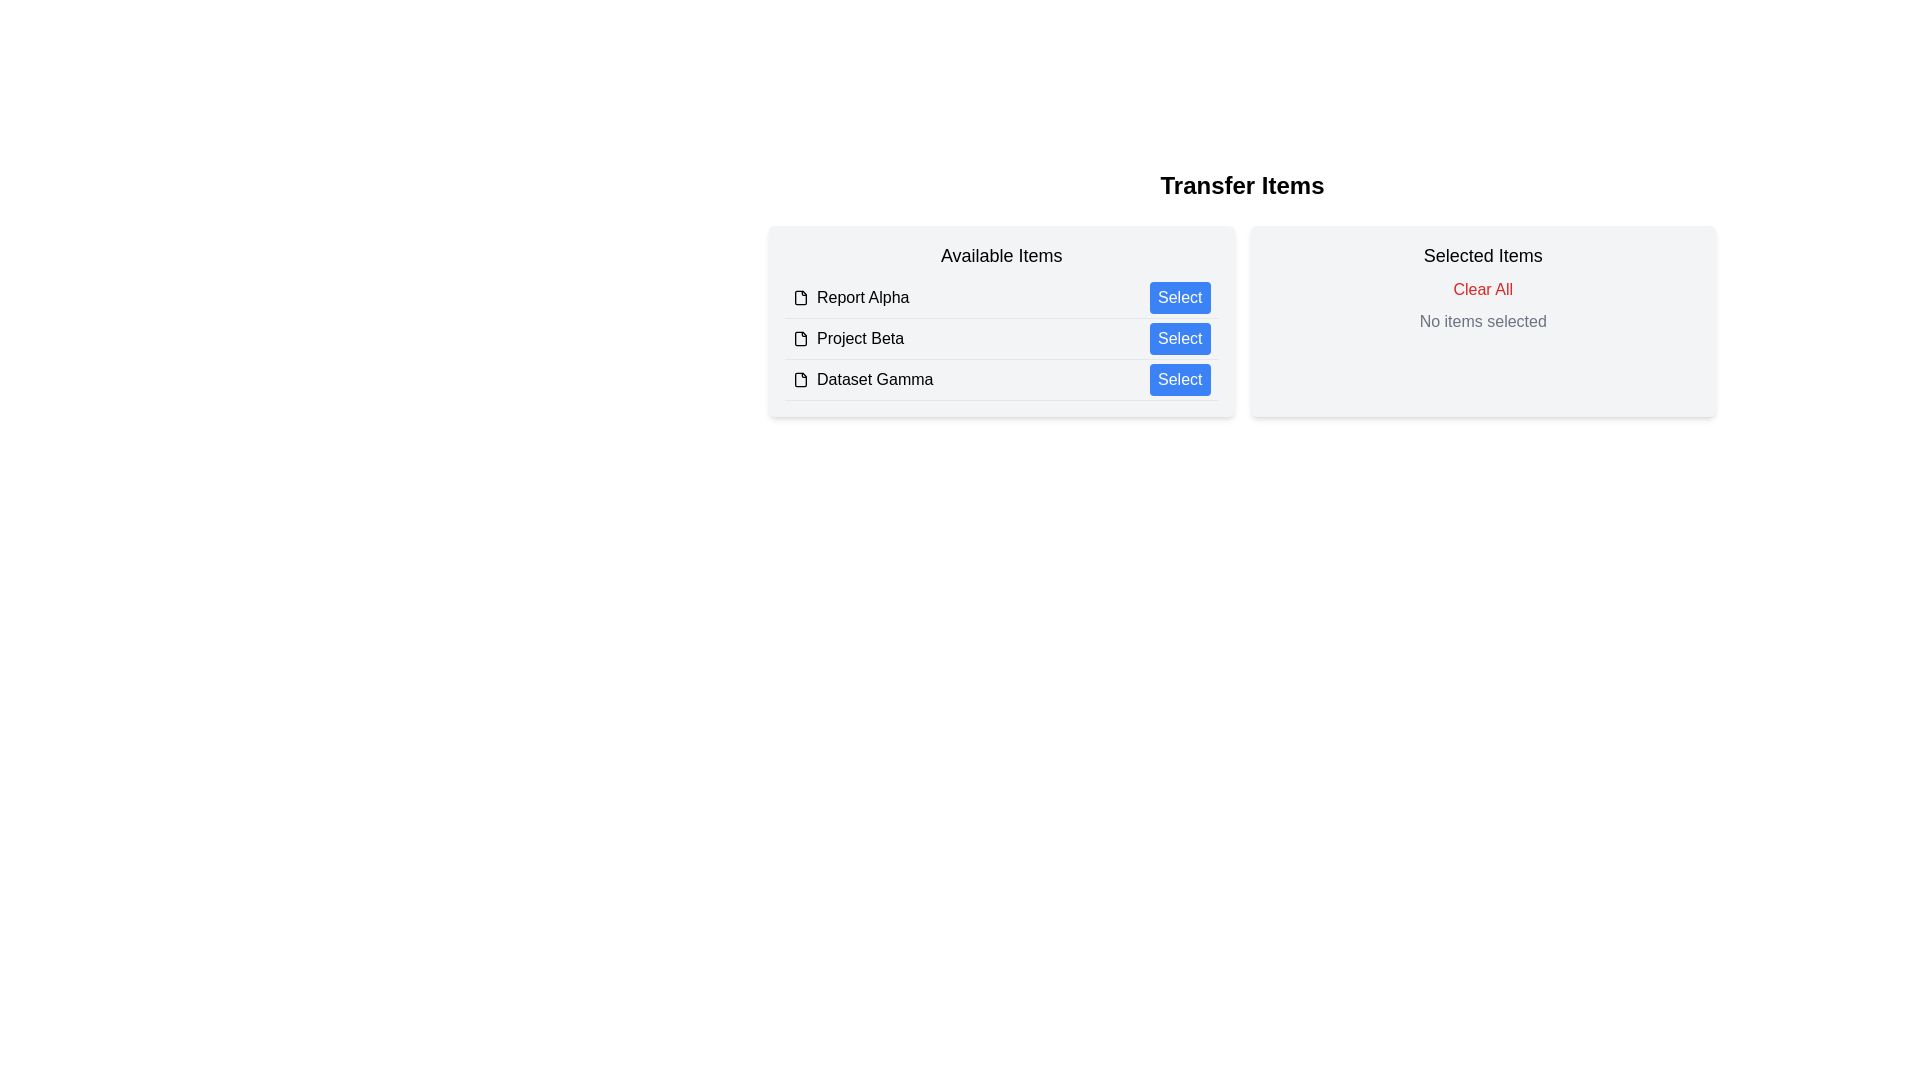 This screenshot has height=1080, width=1920. What do you see at coordinates (875, 380) in the screenshot?
I see `the text label displaying 'Dataset Gamma', which is located in the third row of the 'Available Items' section, below 'Report Alpha' and 'Project Beta', and to the left of the blue button labeled 'Select'` at bounding box center [875, 380].